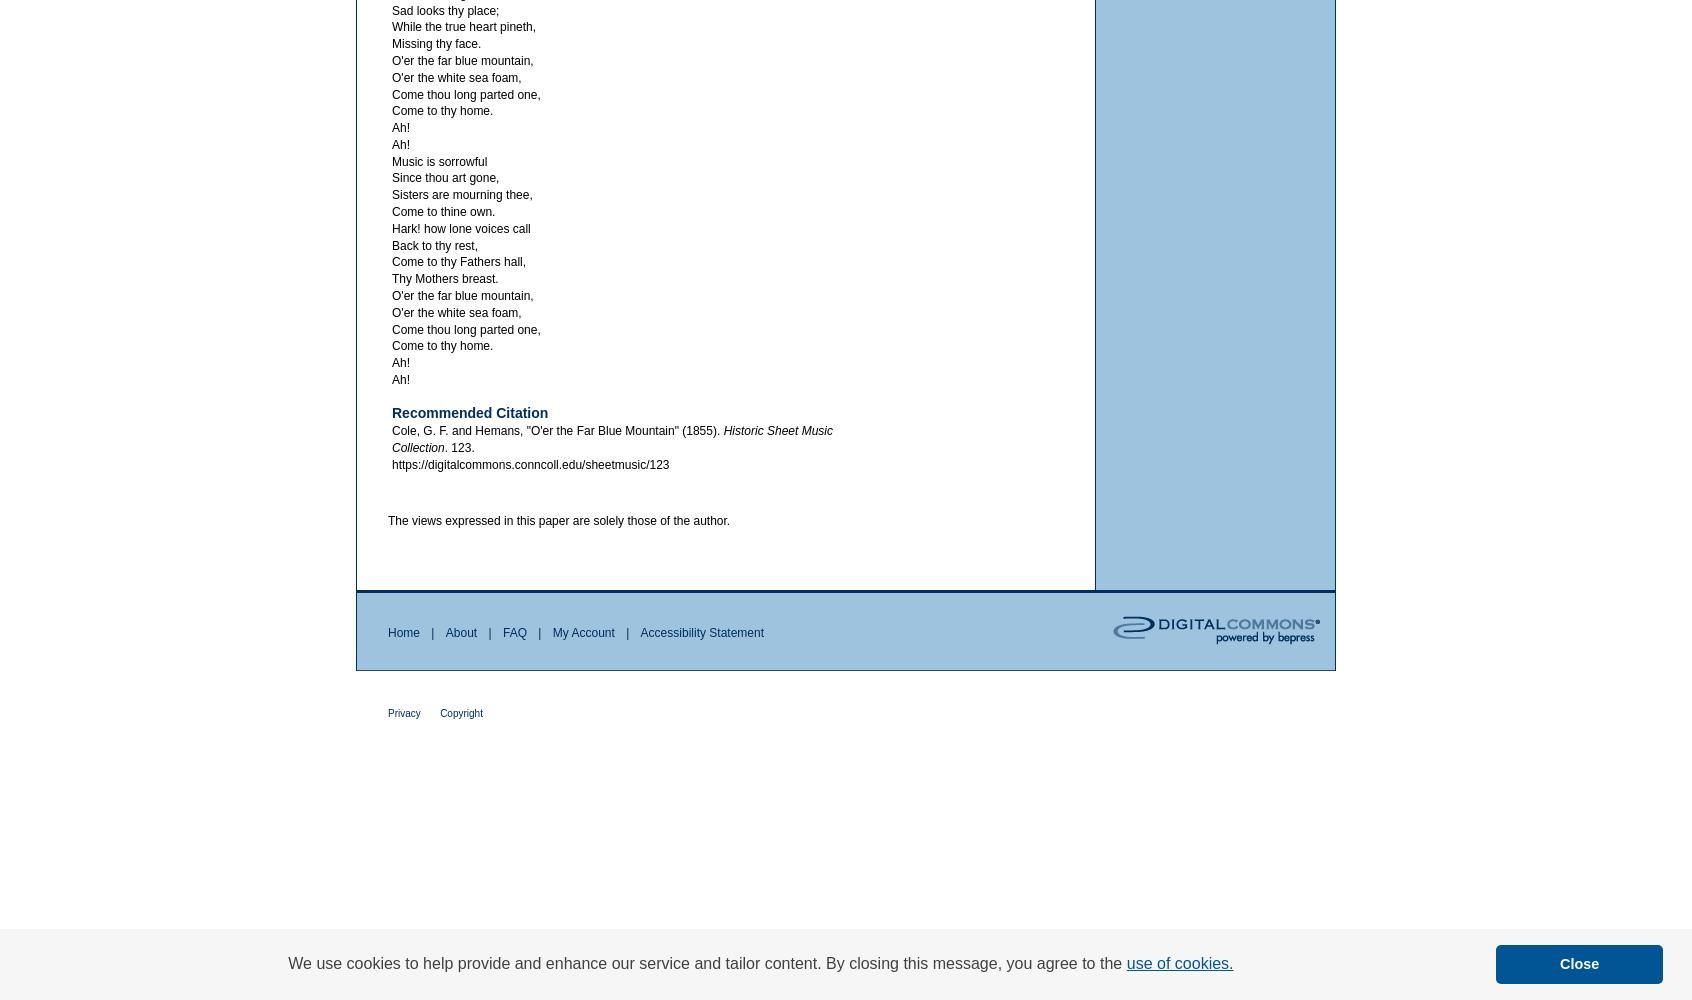 The width and height of the screenshot is (1692, 1000). What do you see at coordinates (462, 27) in the screenshot?
I see `'While the true heart pineth,'` at bounding box center [462, 27].